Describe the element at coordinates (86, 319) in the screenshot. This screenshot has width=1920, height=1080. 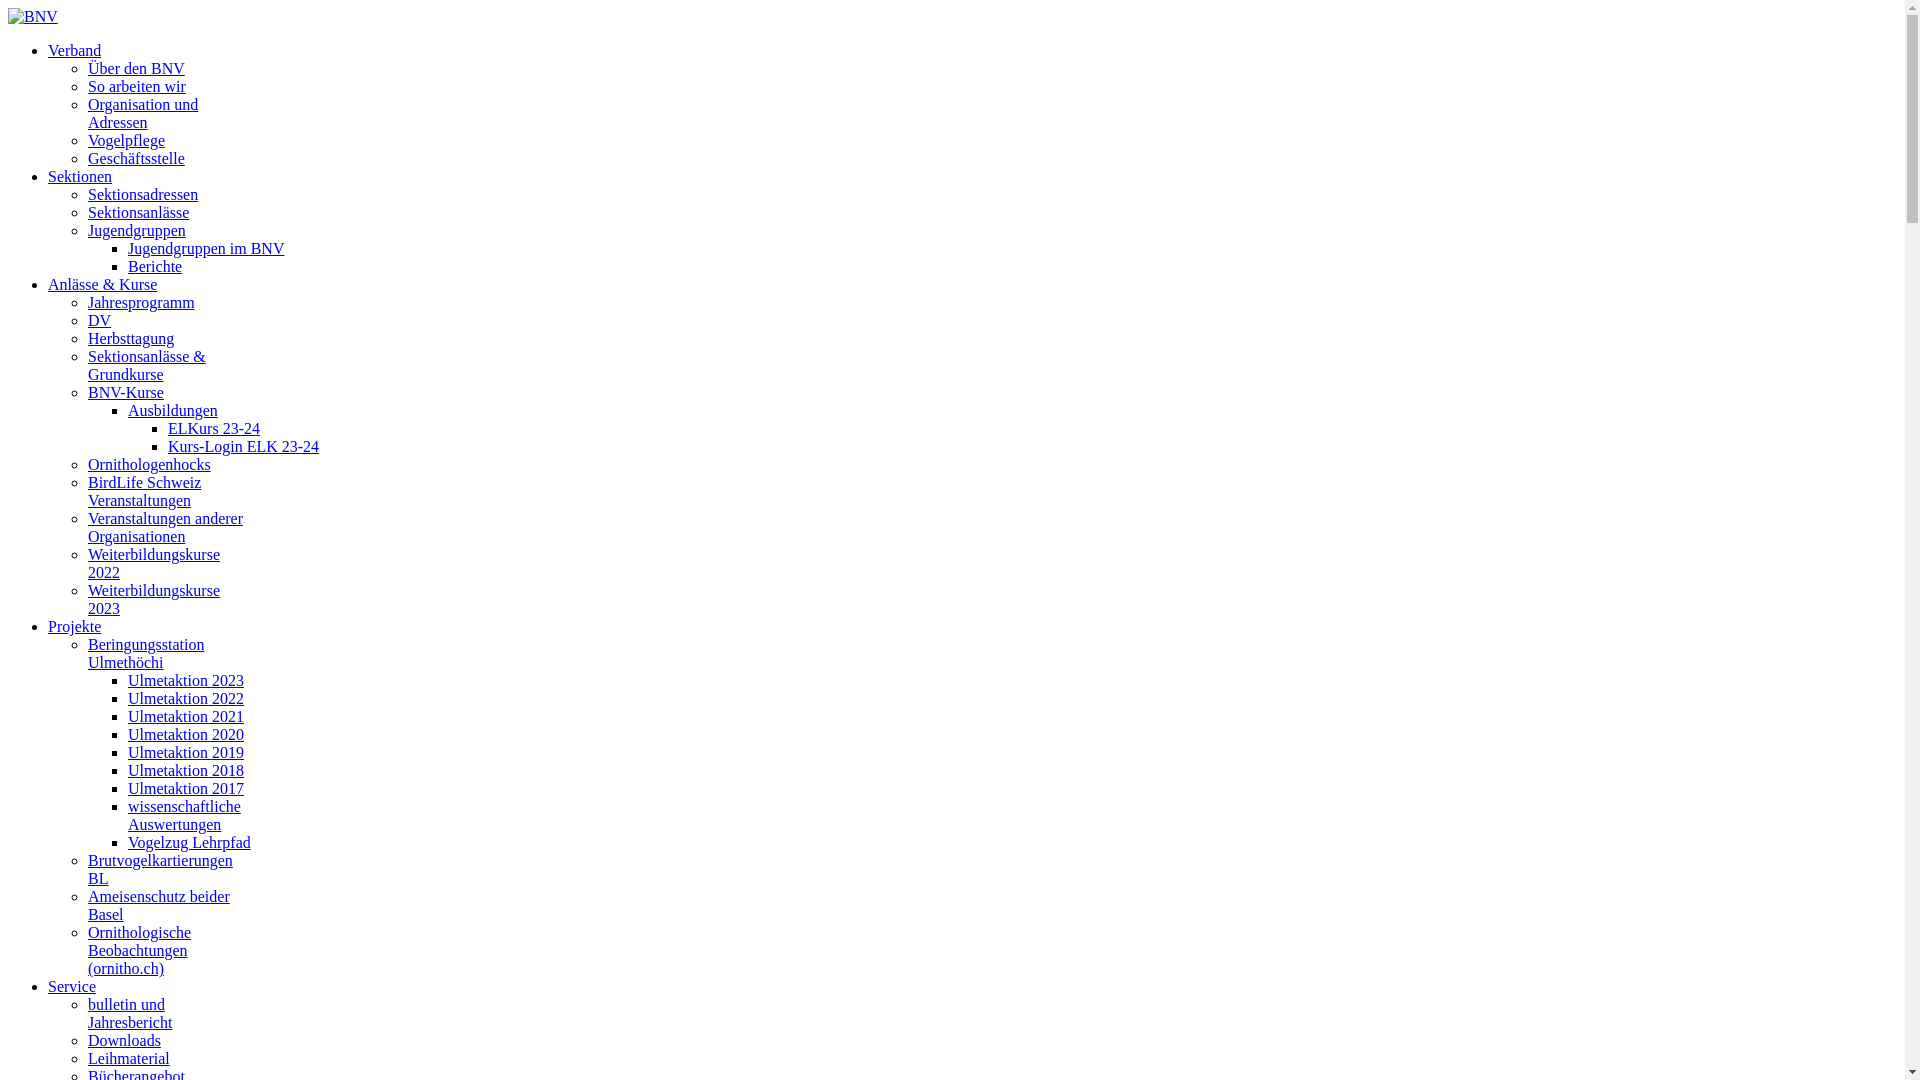
I see `'DV'` at that location.